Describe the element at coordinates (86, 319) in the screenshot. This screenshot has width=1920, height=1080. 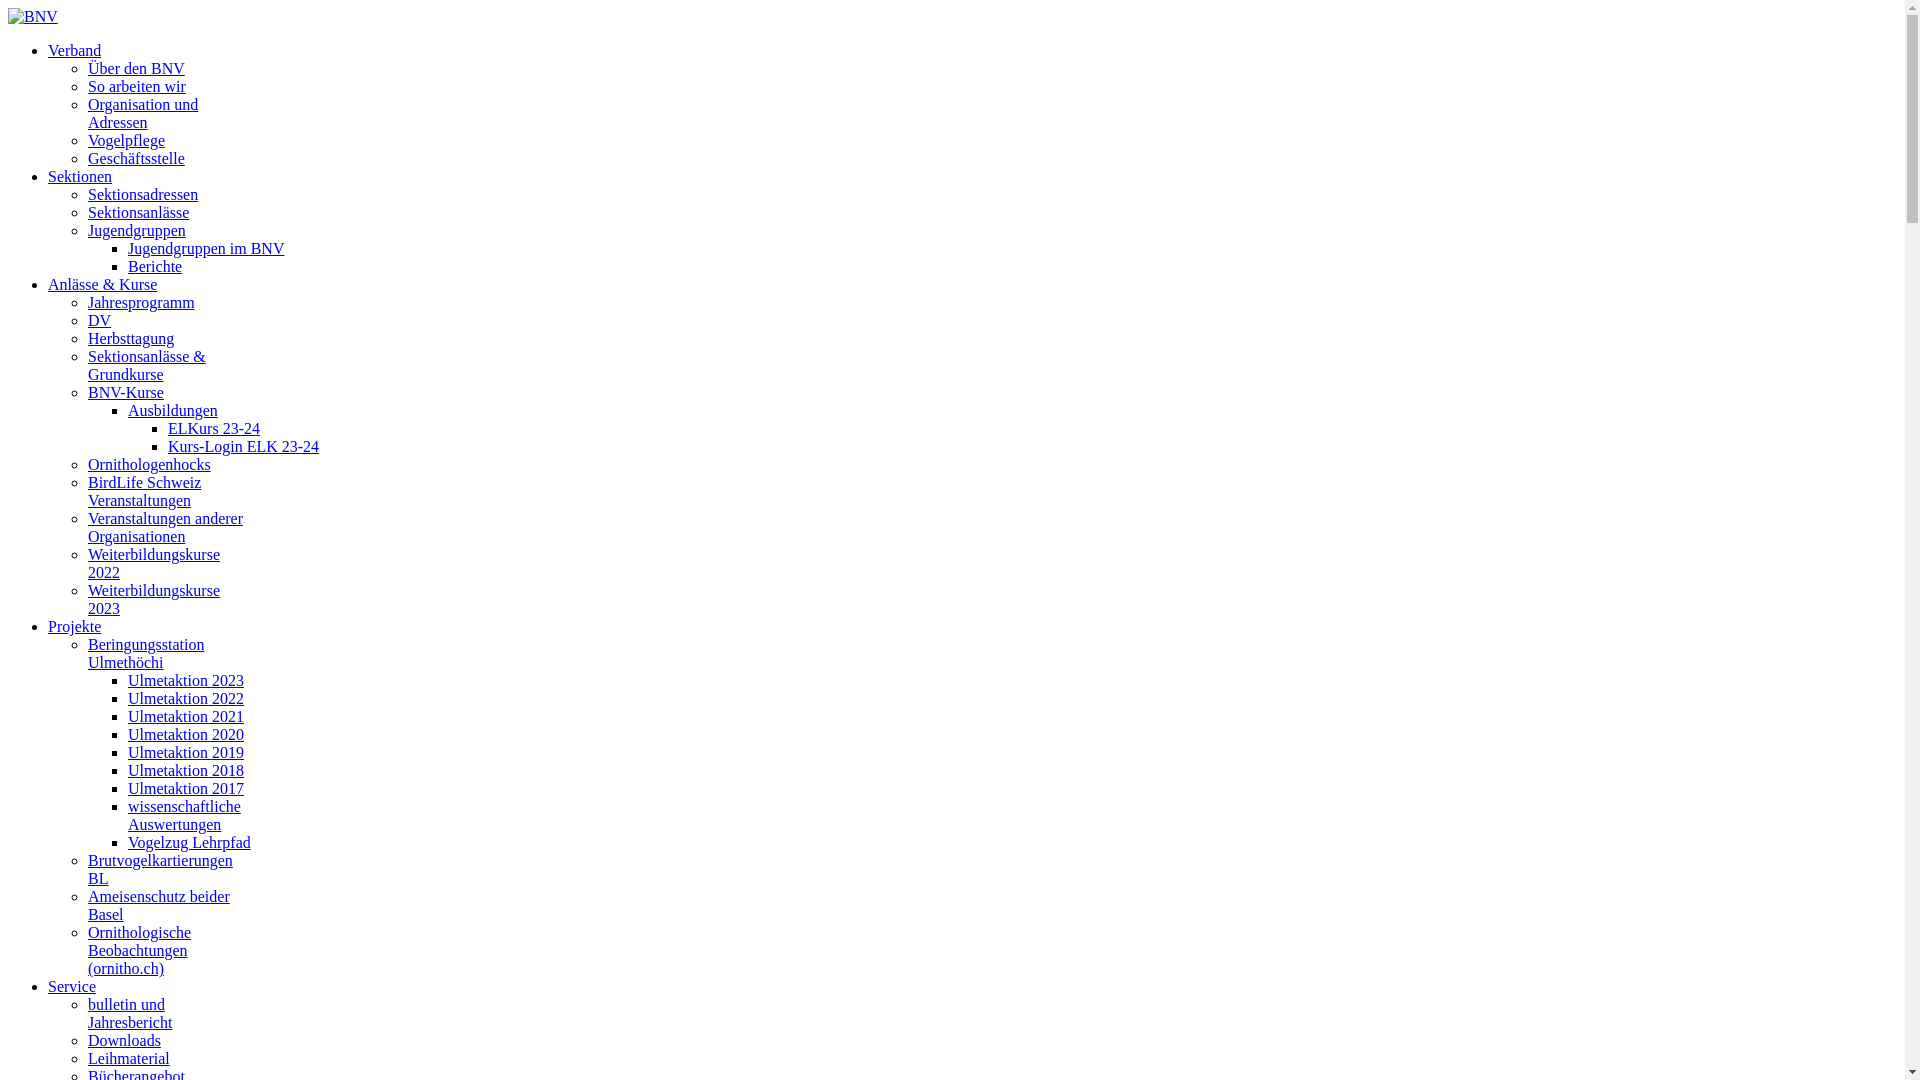
I see `'DV'` at that location.